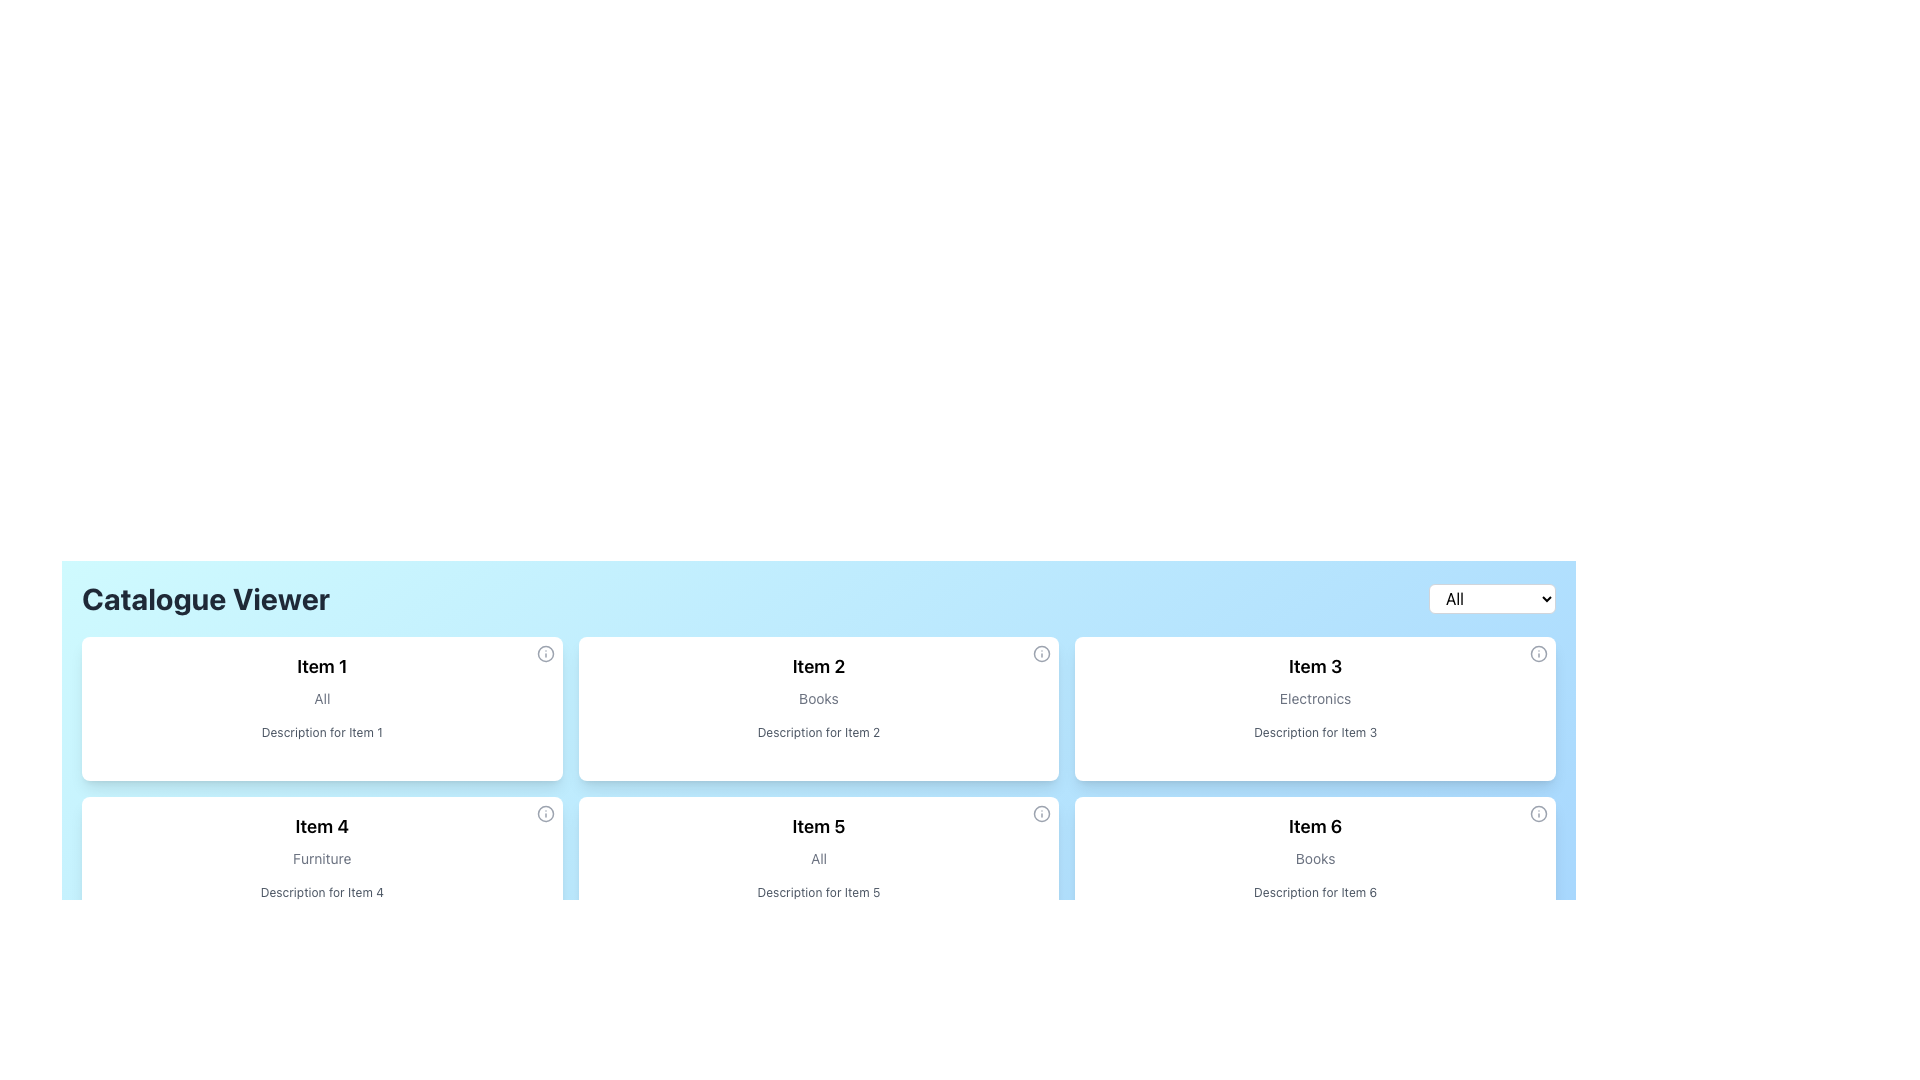 The image size is (1920, 1080). Describe the element at coordinates (1041, 813) in the screenshot. I see `the sixth vector graphic circle element located at the top-right corner of the 'Item 5' card, which serves as an information indicator` at that location.